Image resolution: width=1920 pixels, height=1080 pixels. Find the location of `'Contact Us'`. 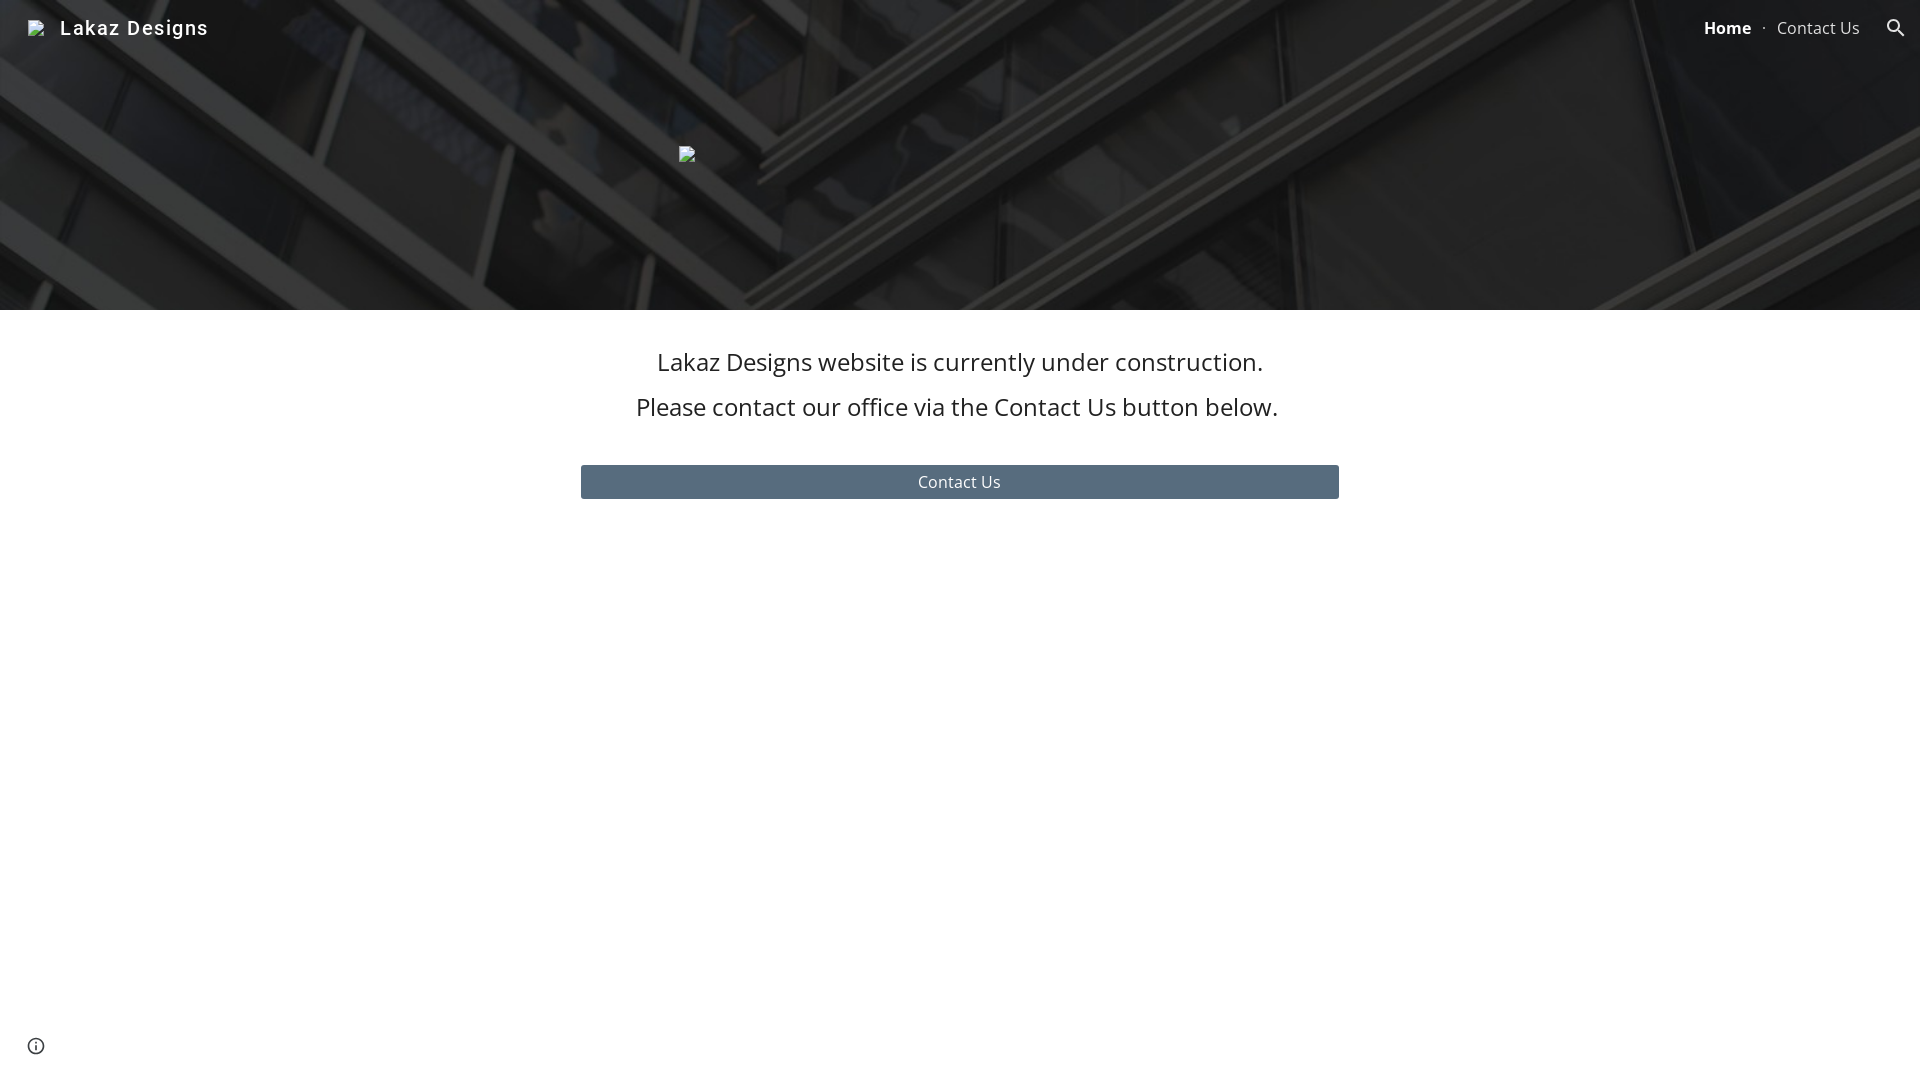

'Contact Us' is located at coordinates (960, 482).